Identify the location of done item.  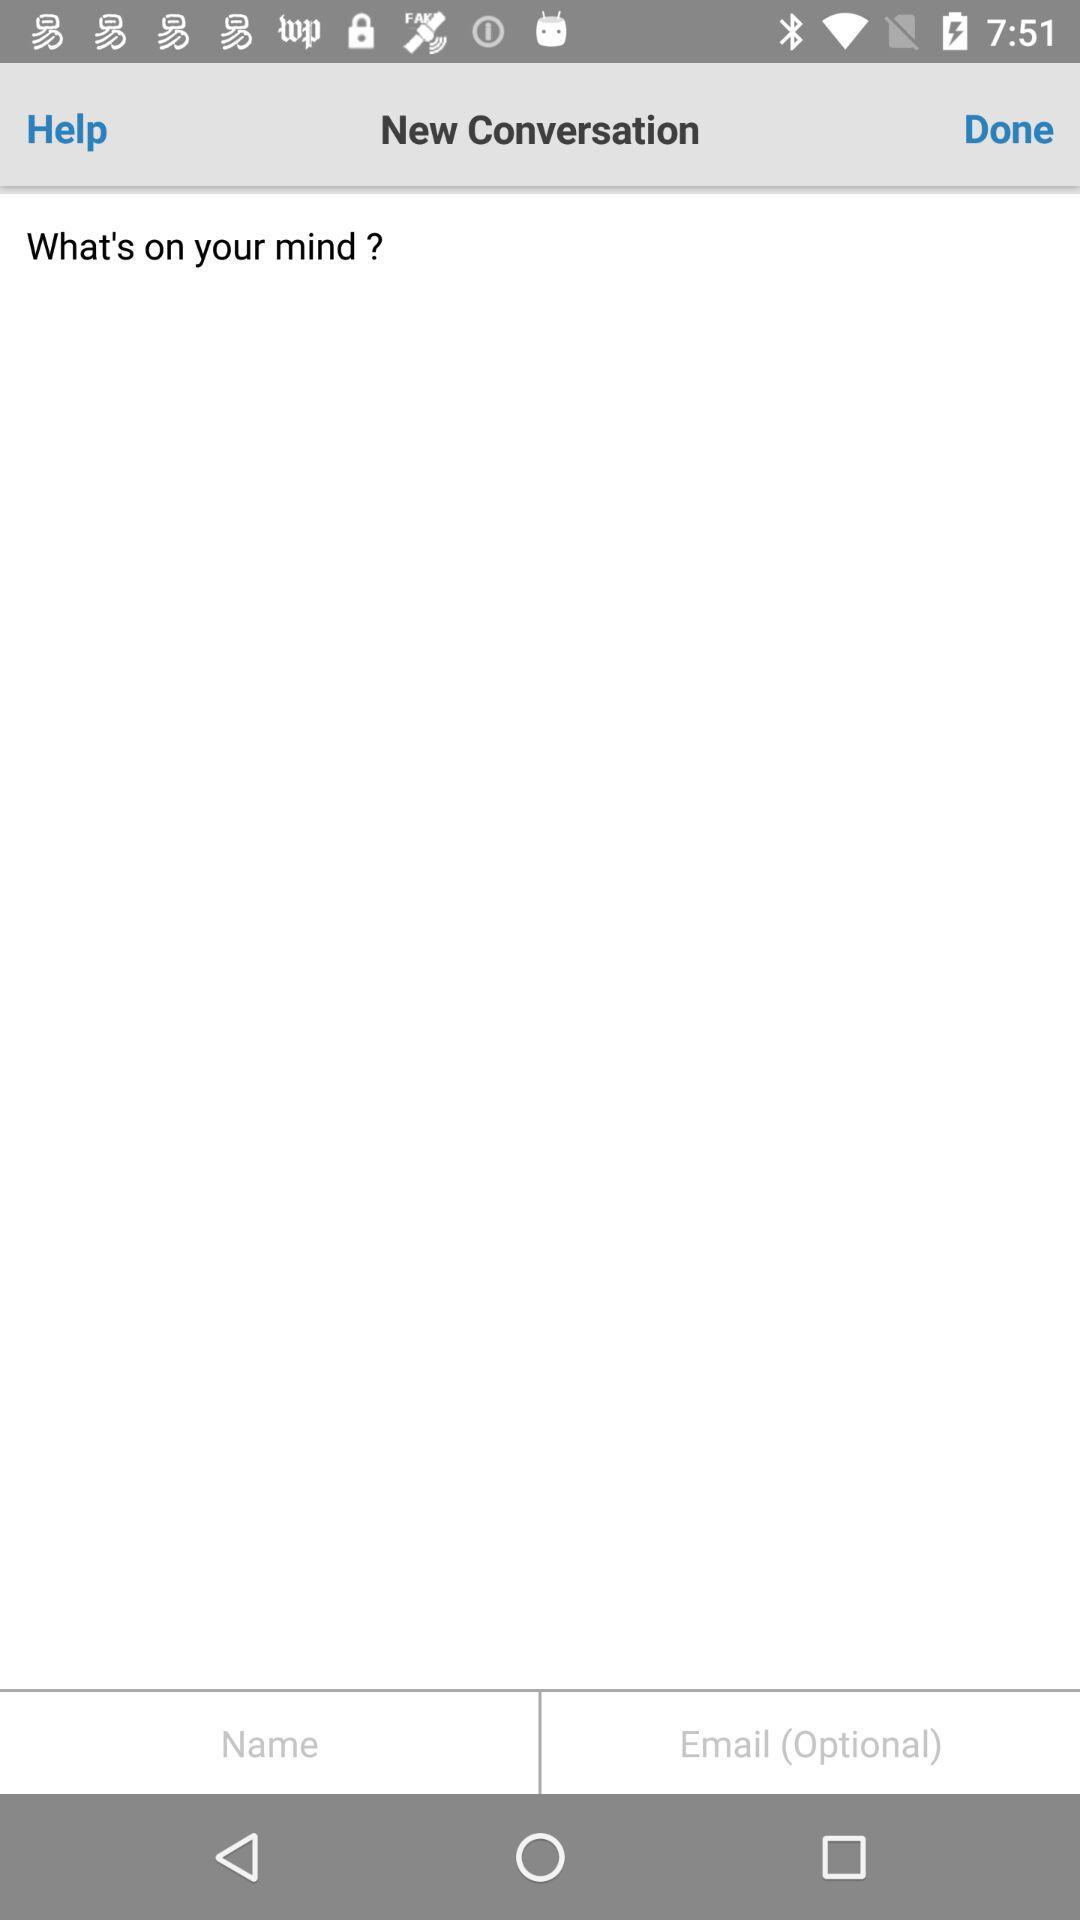
(968, 127).